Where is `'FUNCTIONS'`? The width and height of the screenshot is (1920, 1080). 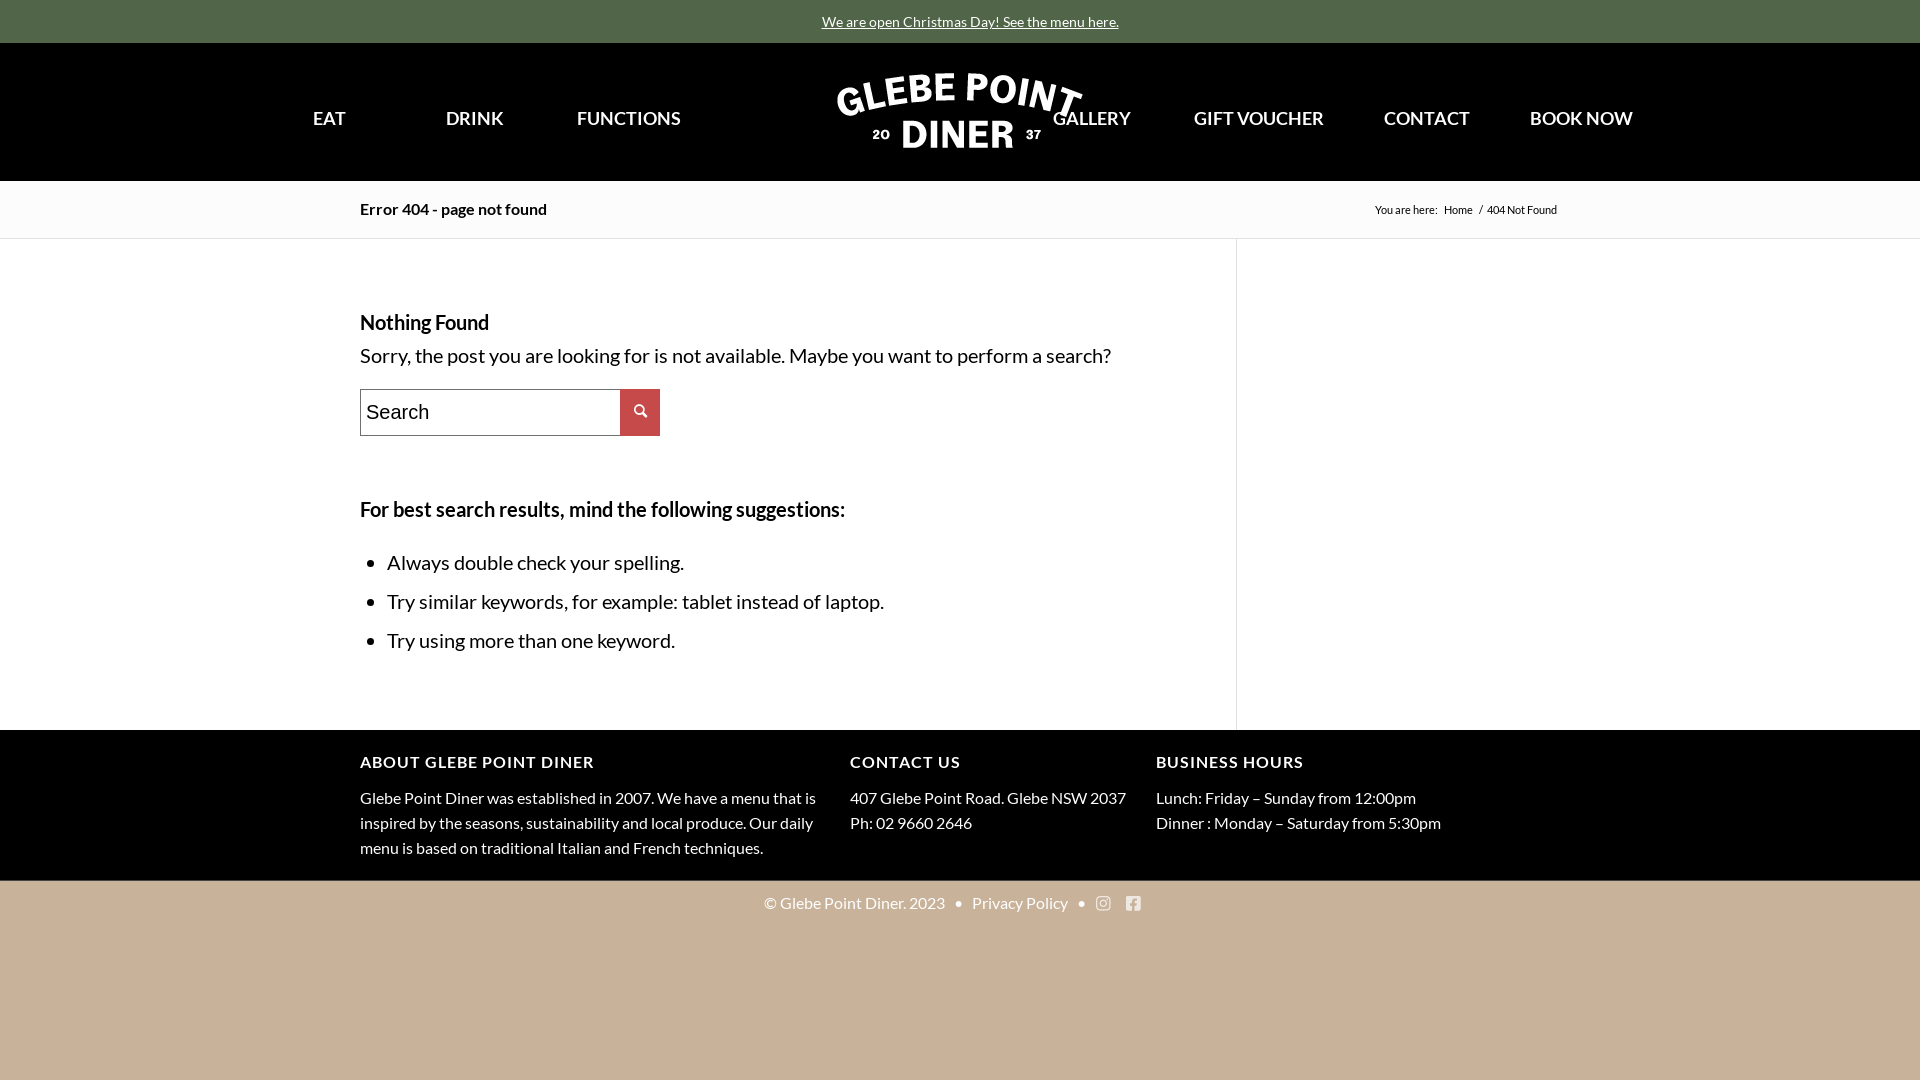 'FUNCTIONS' is located at coordinates (627, 118).